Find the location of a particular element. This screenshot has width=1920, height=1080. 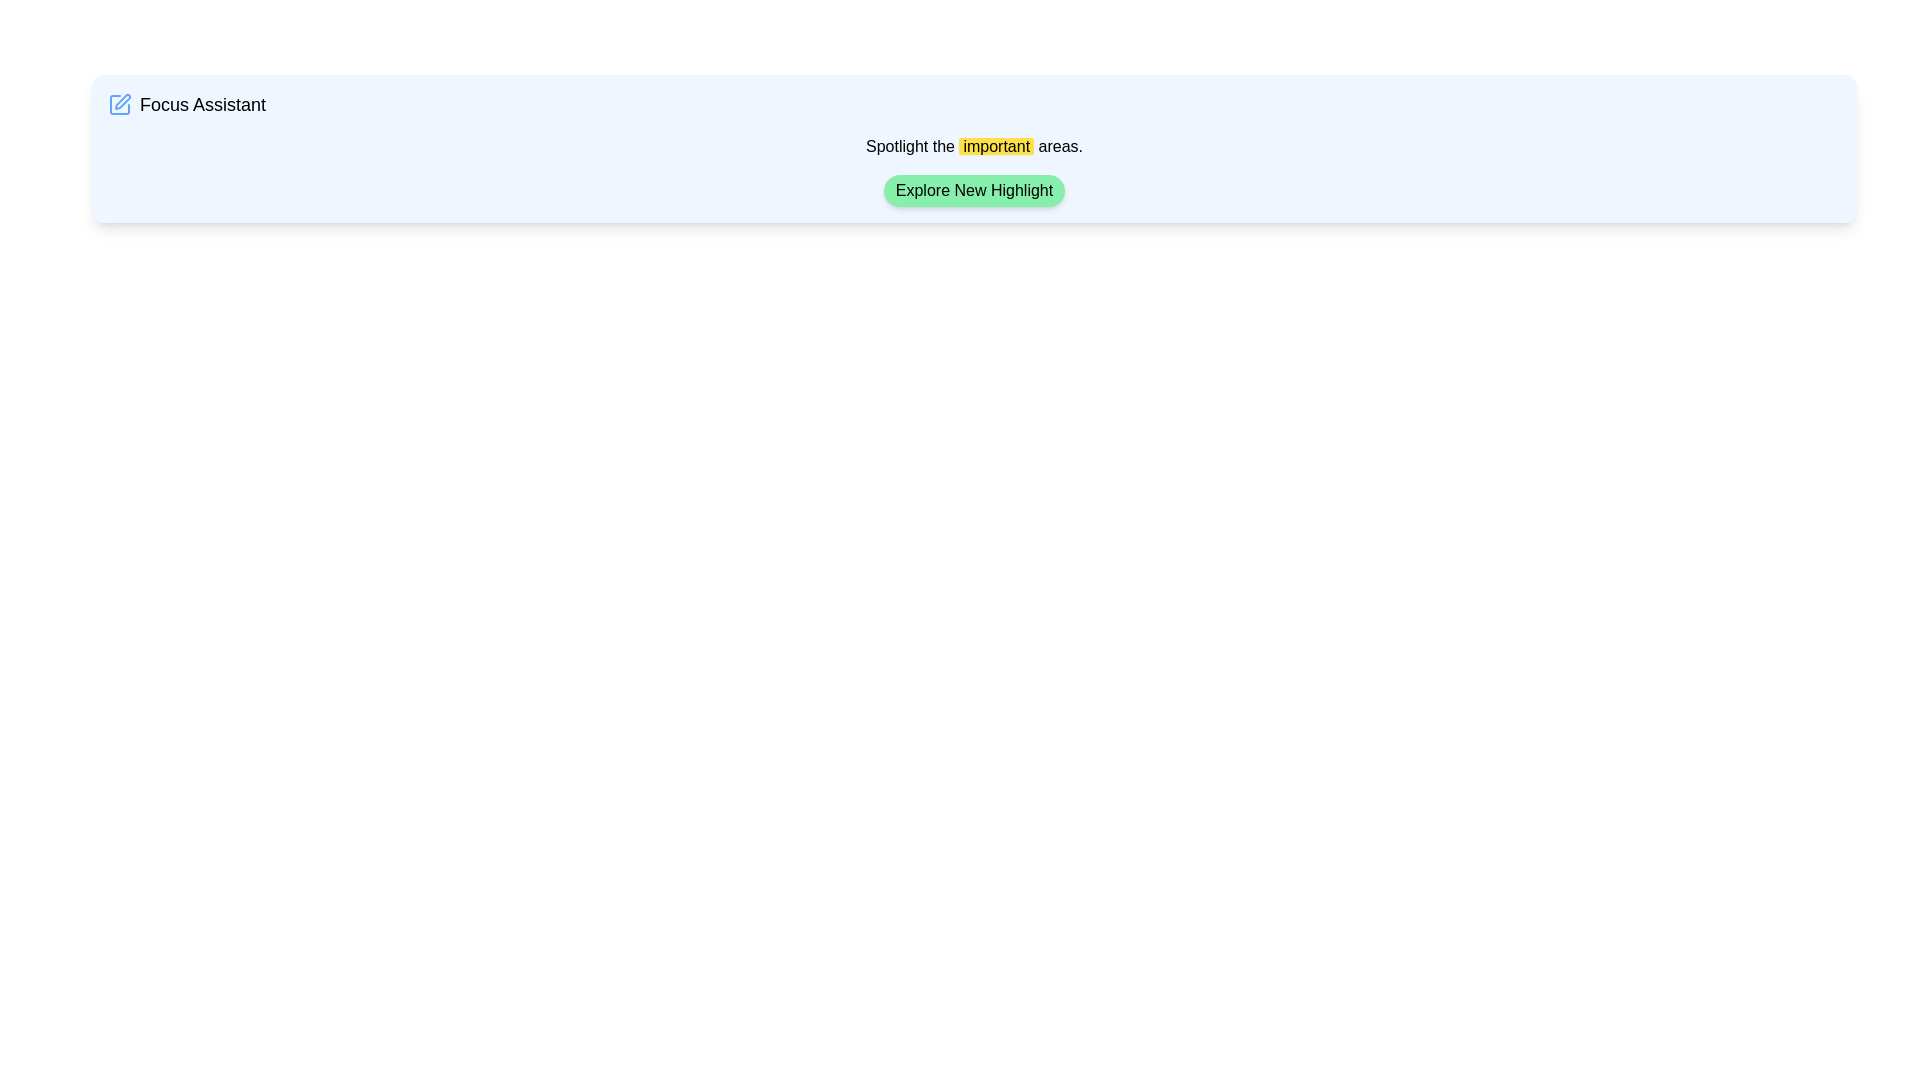

the button with a green background labeled 'Explore New Highlight' is located at coordinates (974, 191).